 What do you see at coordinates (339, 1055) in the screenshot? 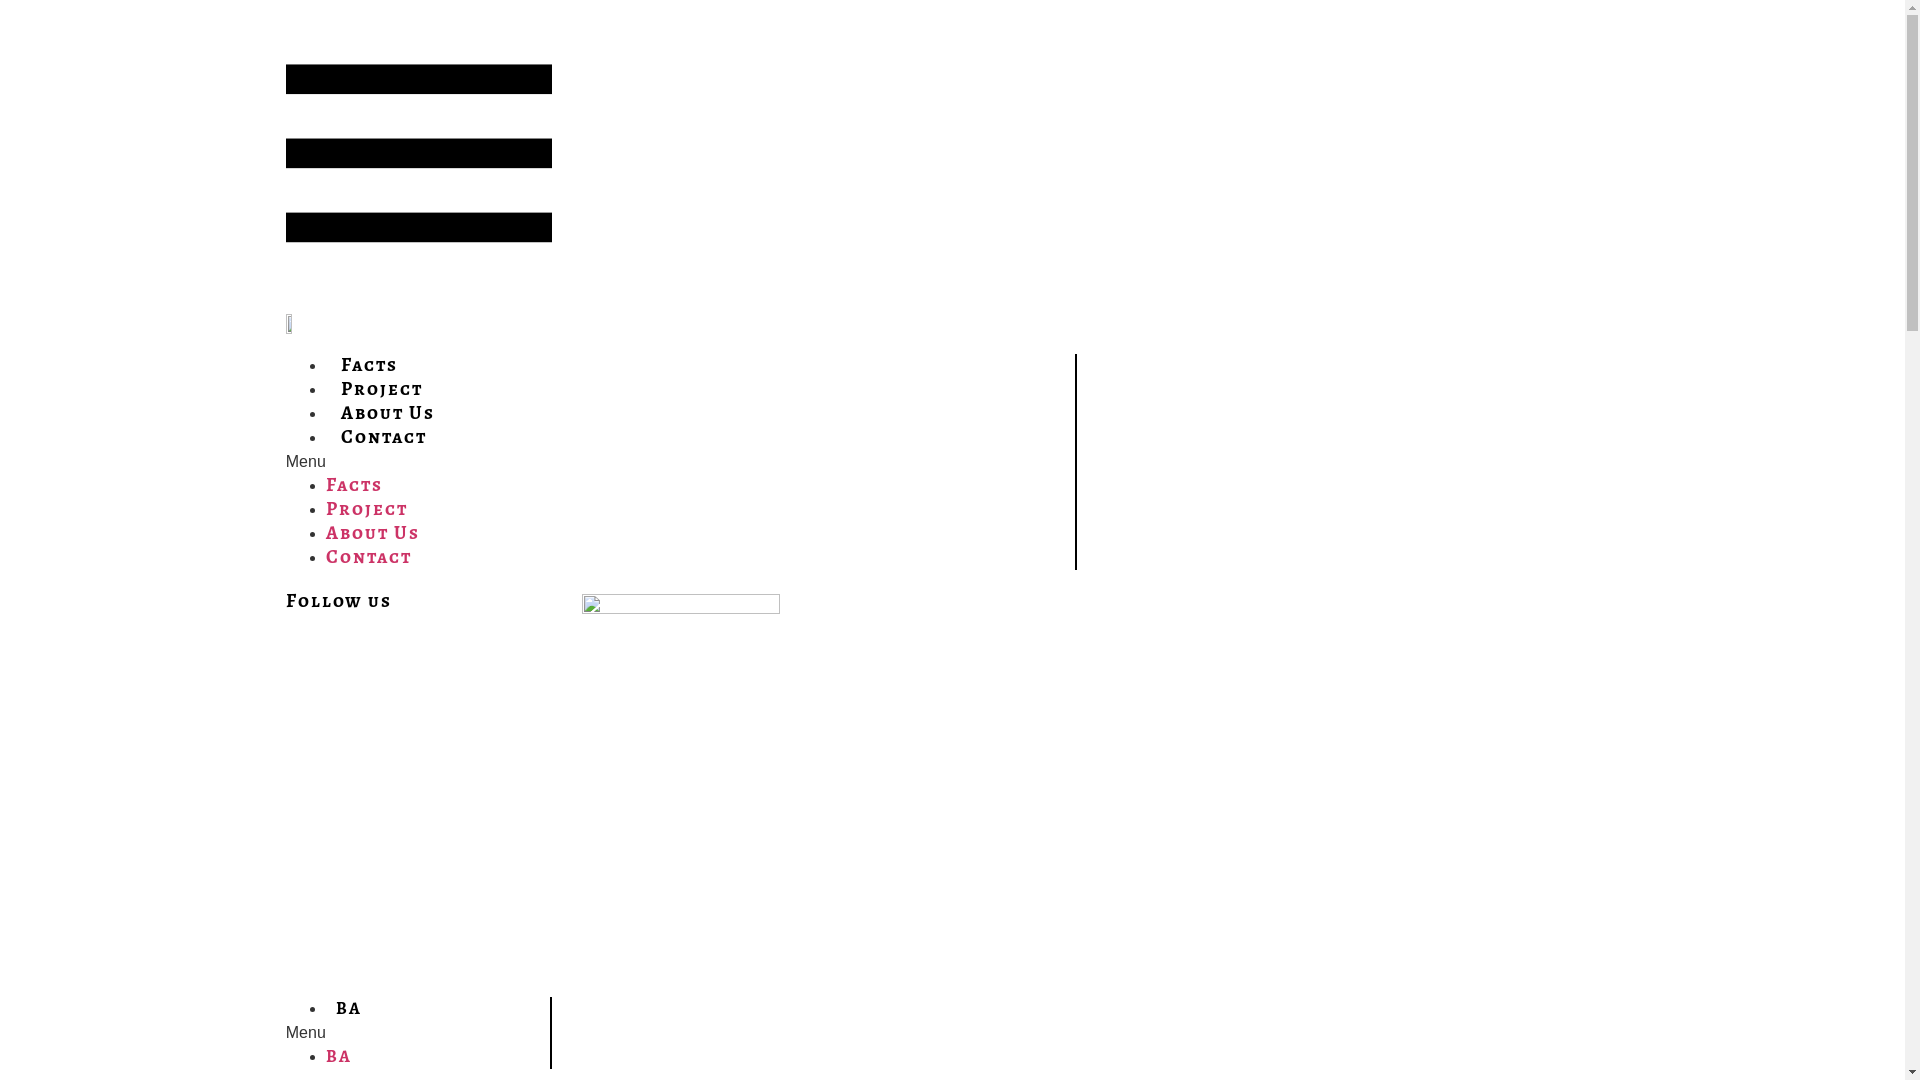
I see `'BA'` at bounding box center [339, 1055].